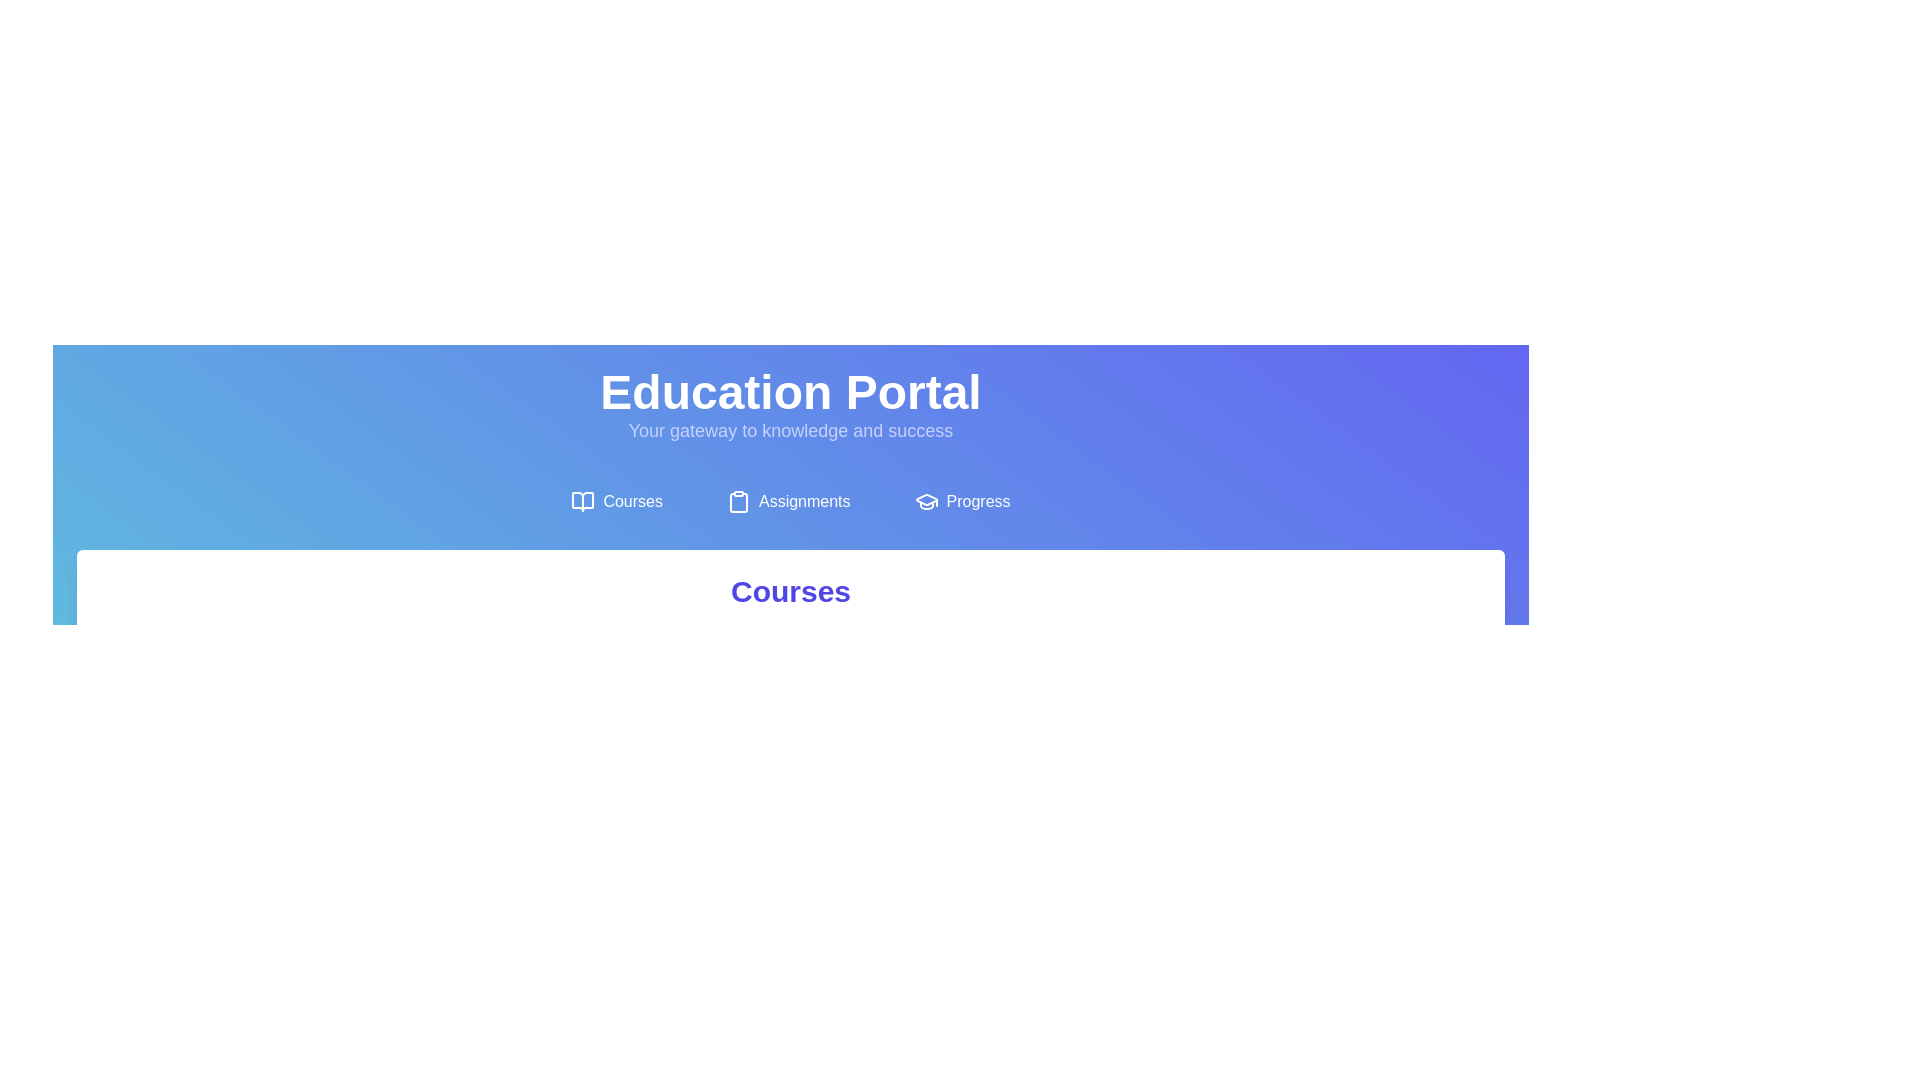 The image size is (1920, 1080). Describe the element at coordinates (787, 500) in the screenshot. I see `the Assignments tab to view its content` at that location.